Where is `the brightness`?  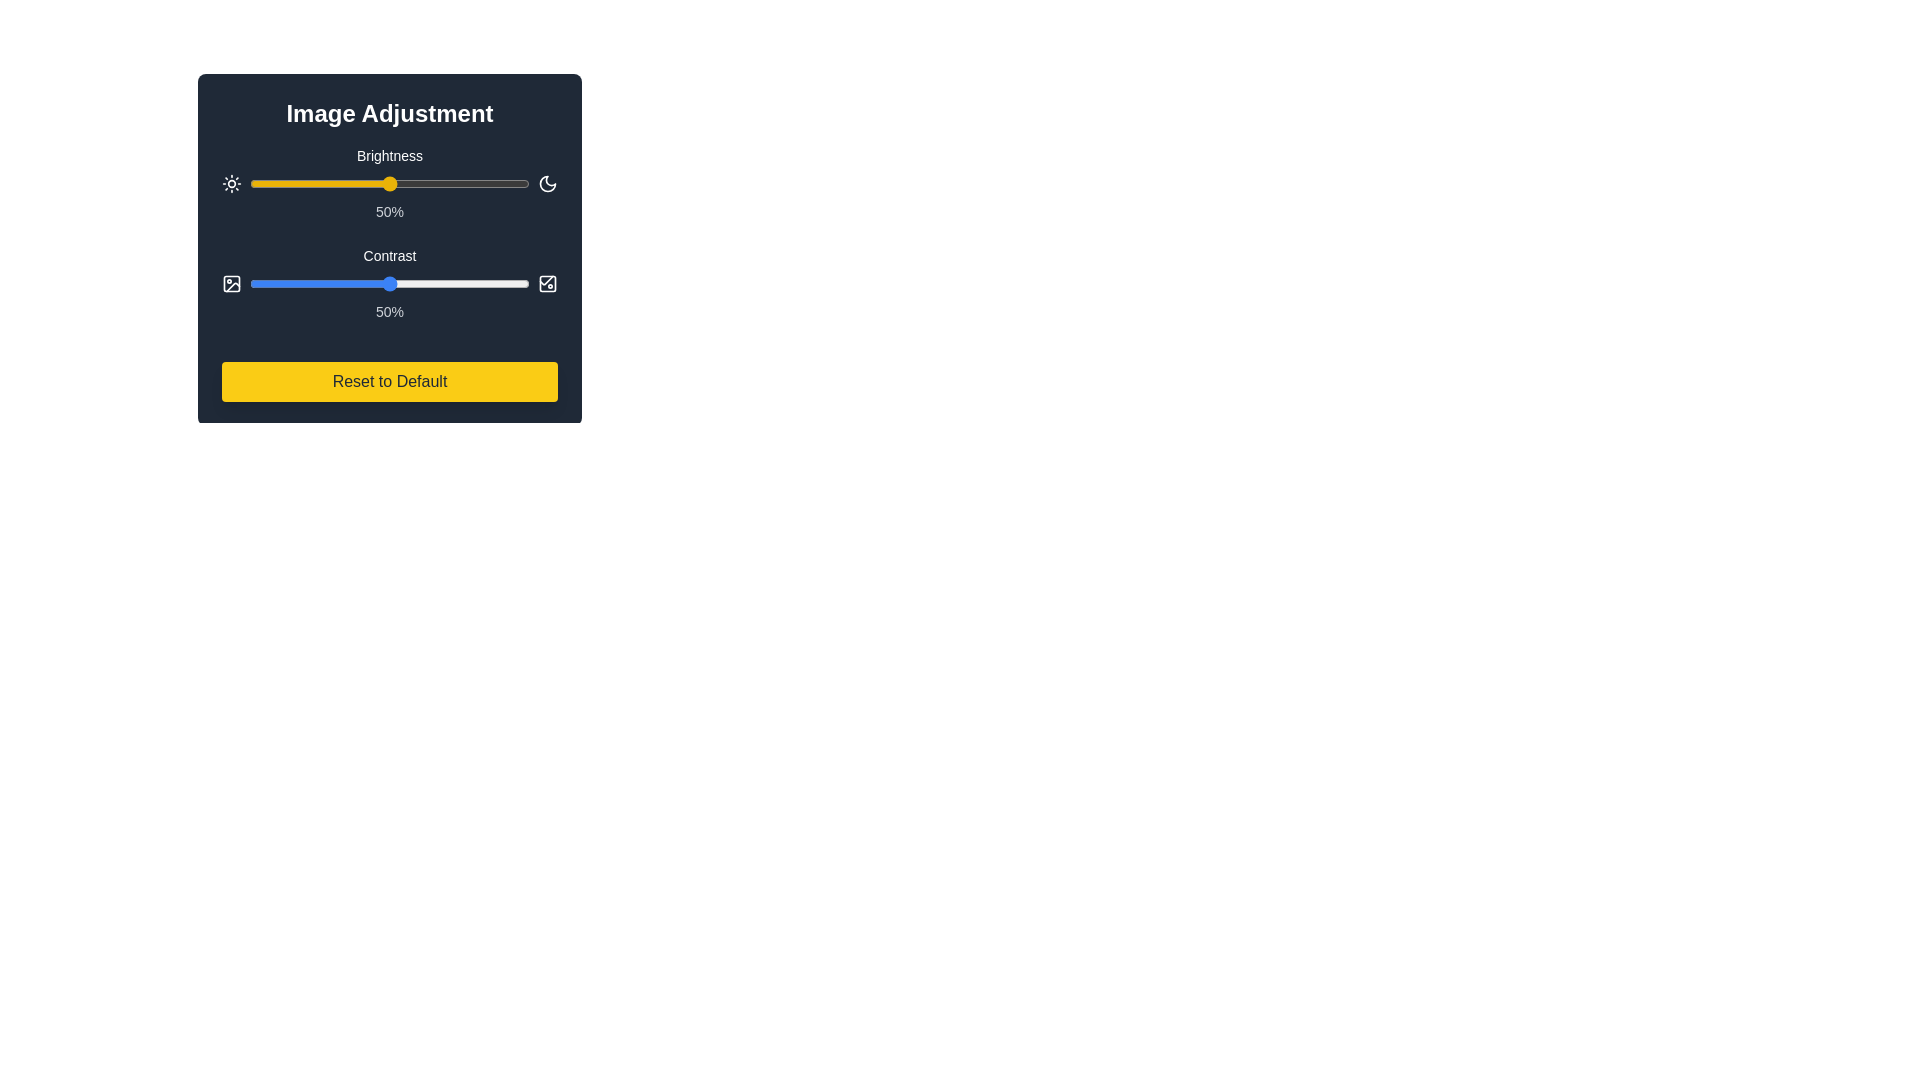 the brightness is located at coordinates (467, 184).